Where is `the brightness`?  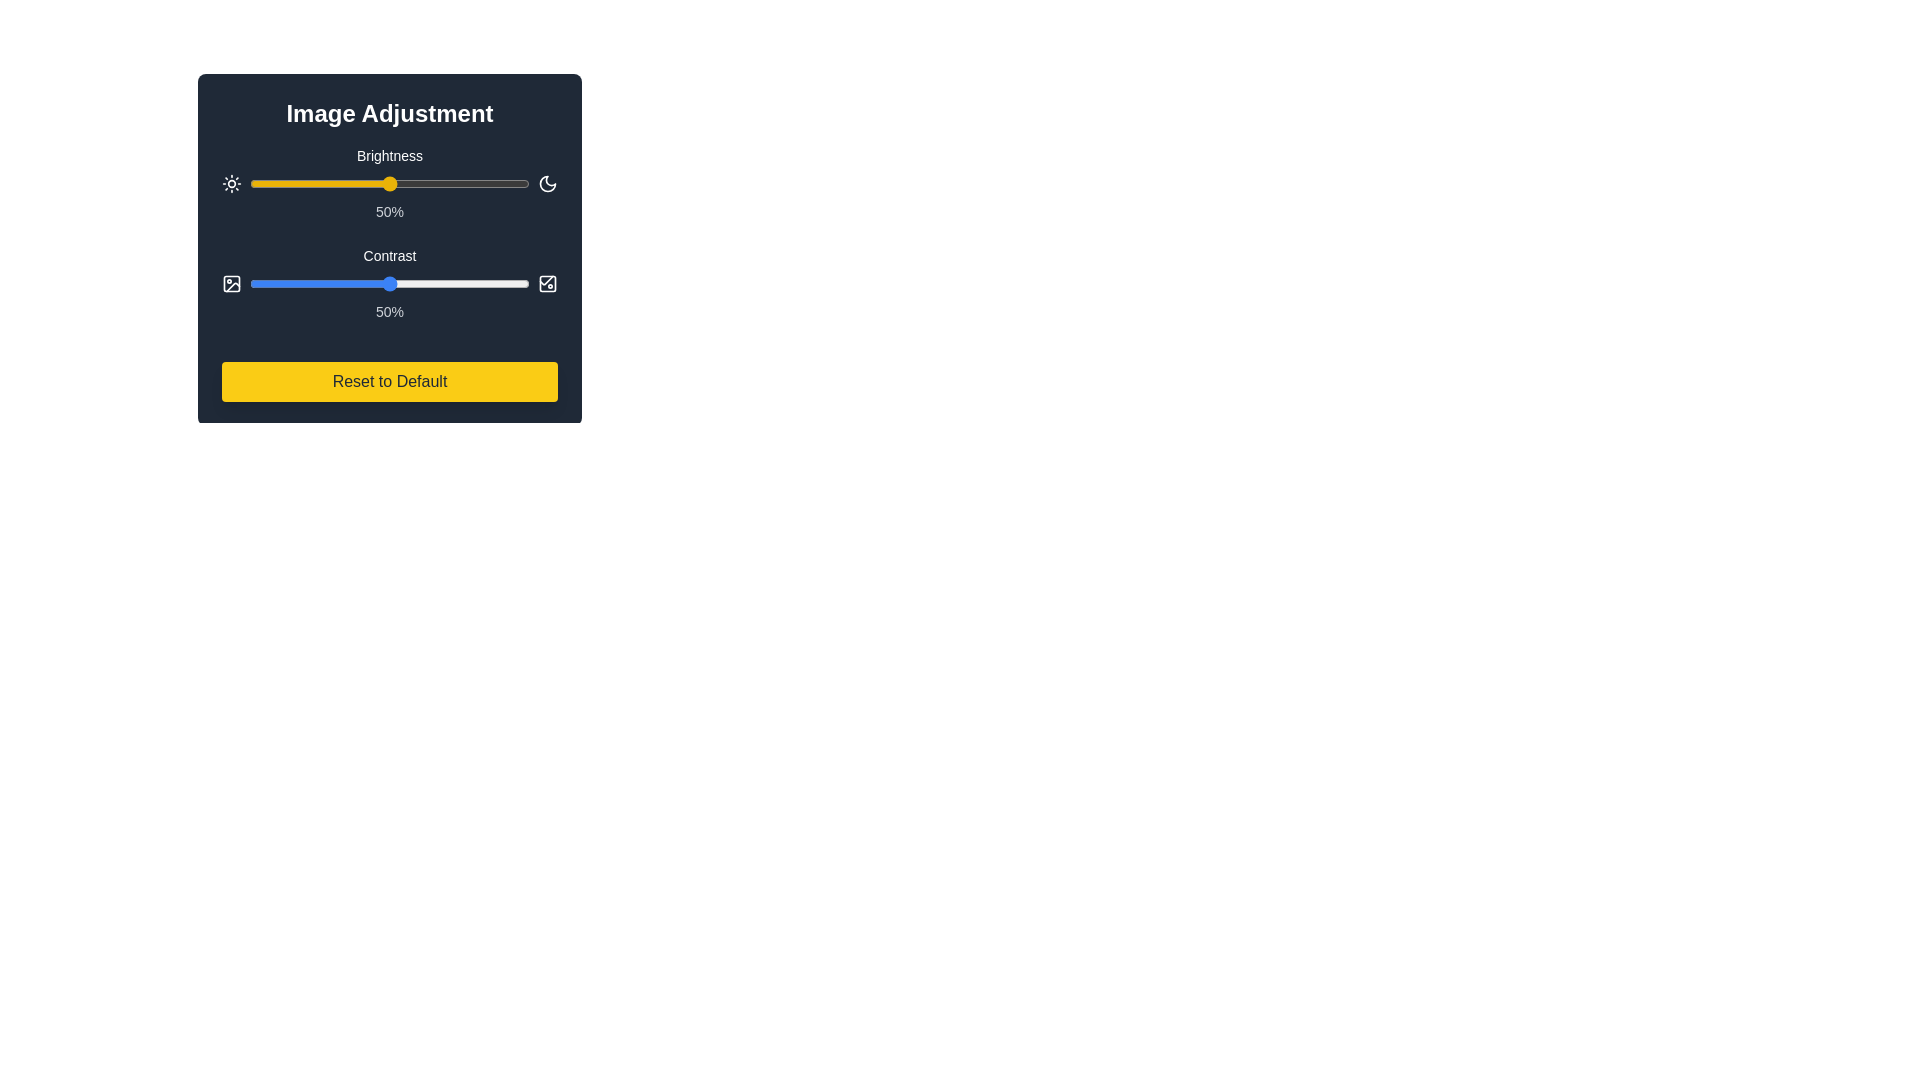 the brightness is located at coordinates (467, 184).